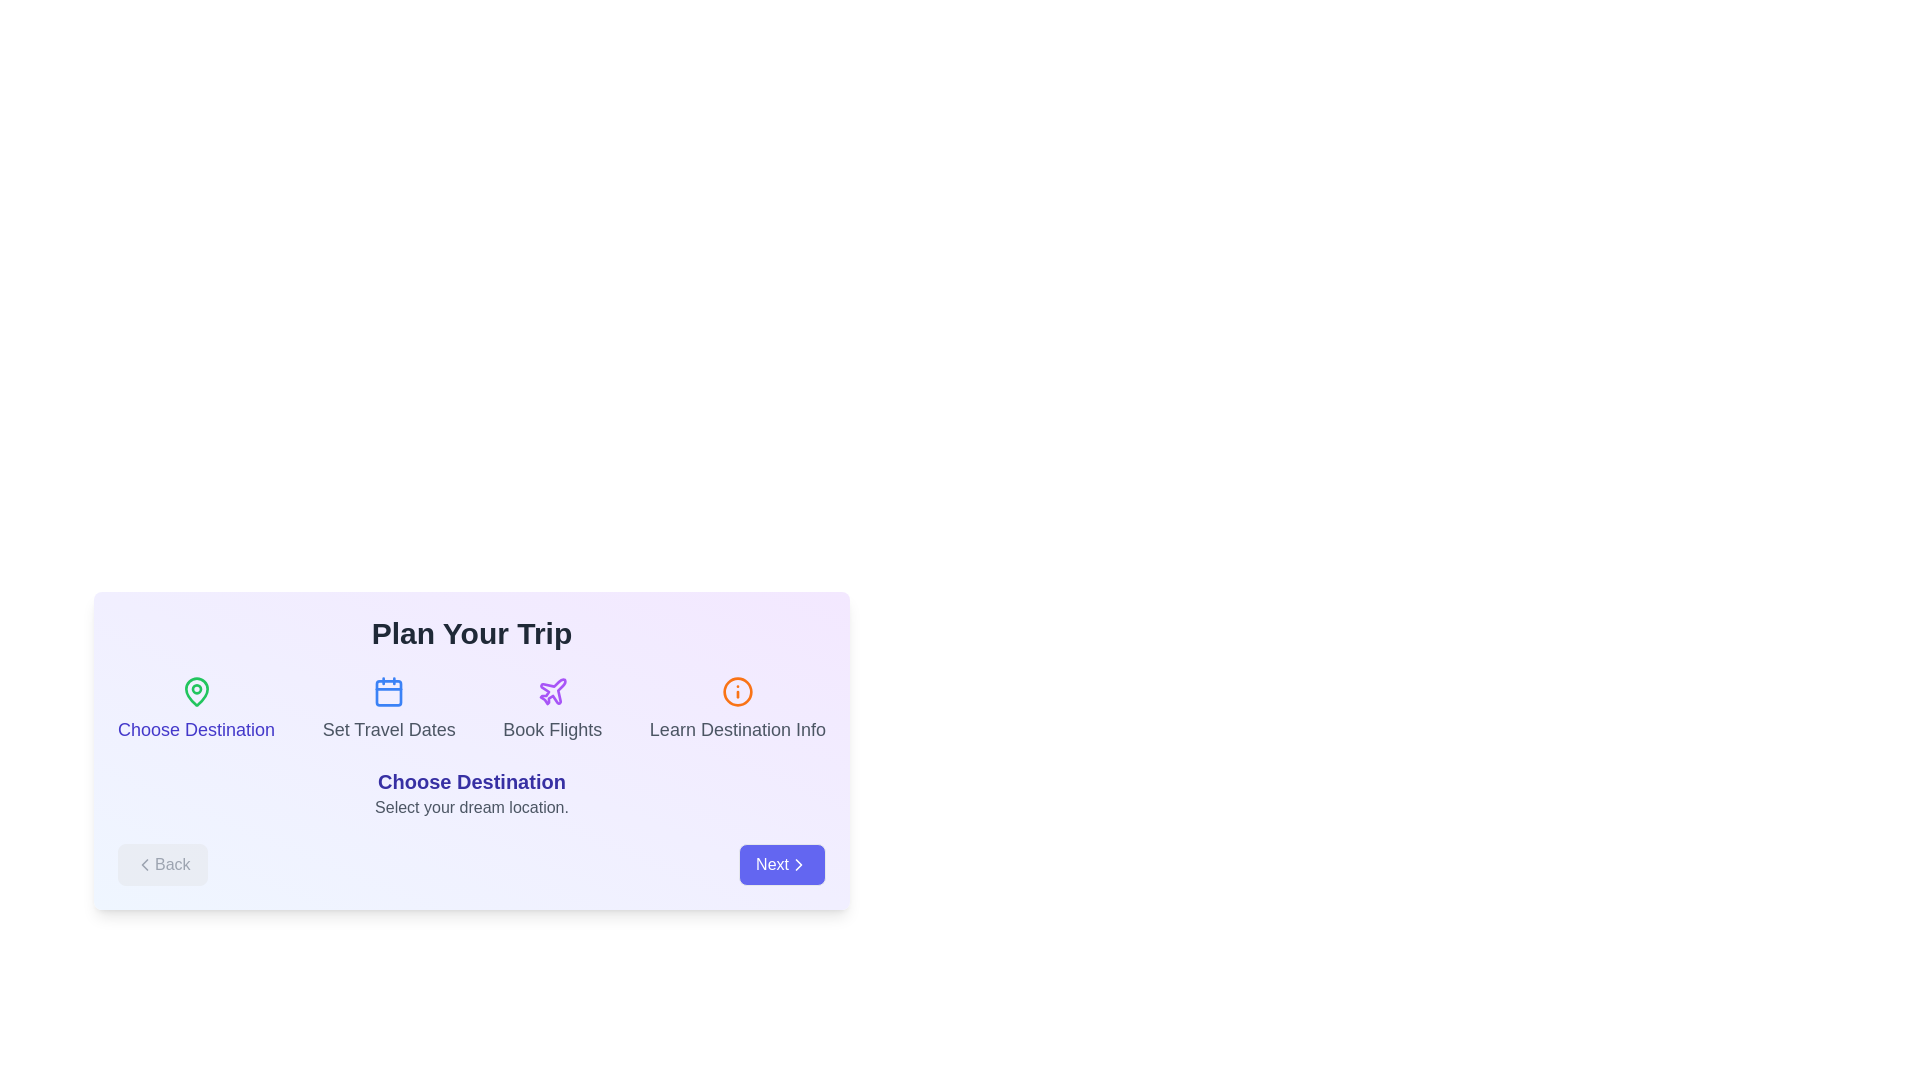  I want to click on the Icon with accompanying label text that symbolizes the first step in the flow related to choosing a destination, located just below the heading 'Plan Your Trip', so click(196, 708).